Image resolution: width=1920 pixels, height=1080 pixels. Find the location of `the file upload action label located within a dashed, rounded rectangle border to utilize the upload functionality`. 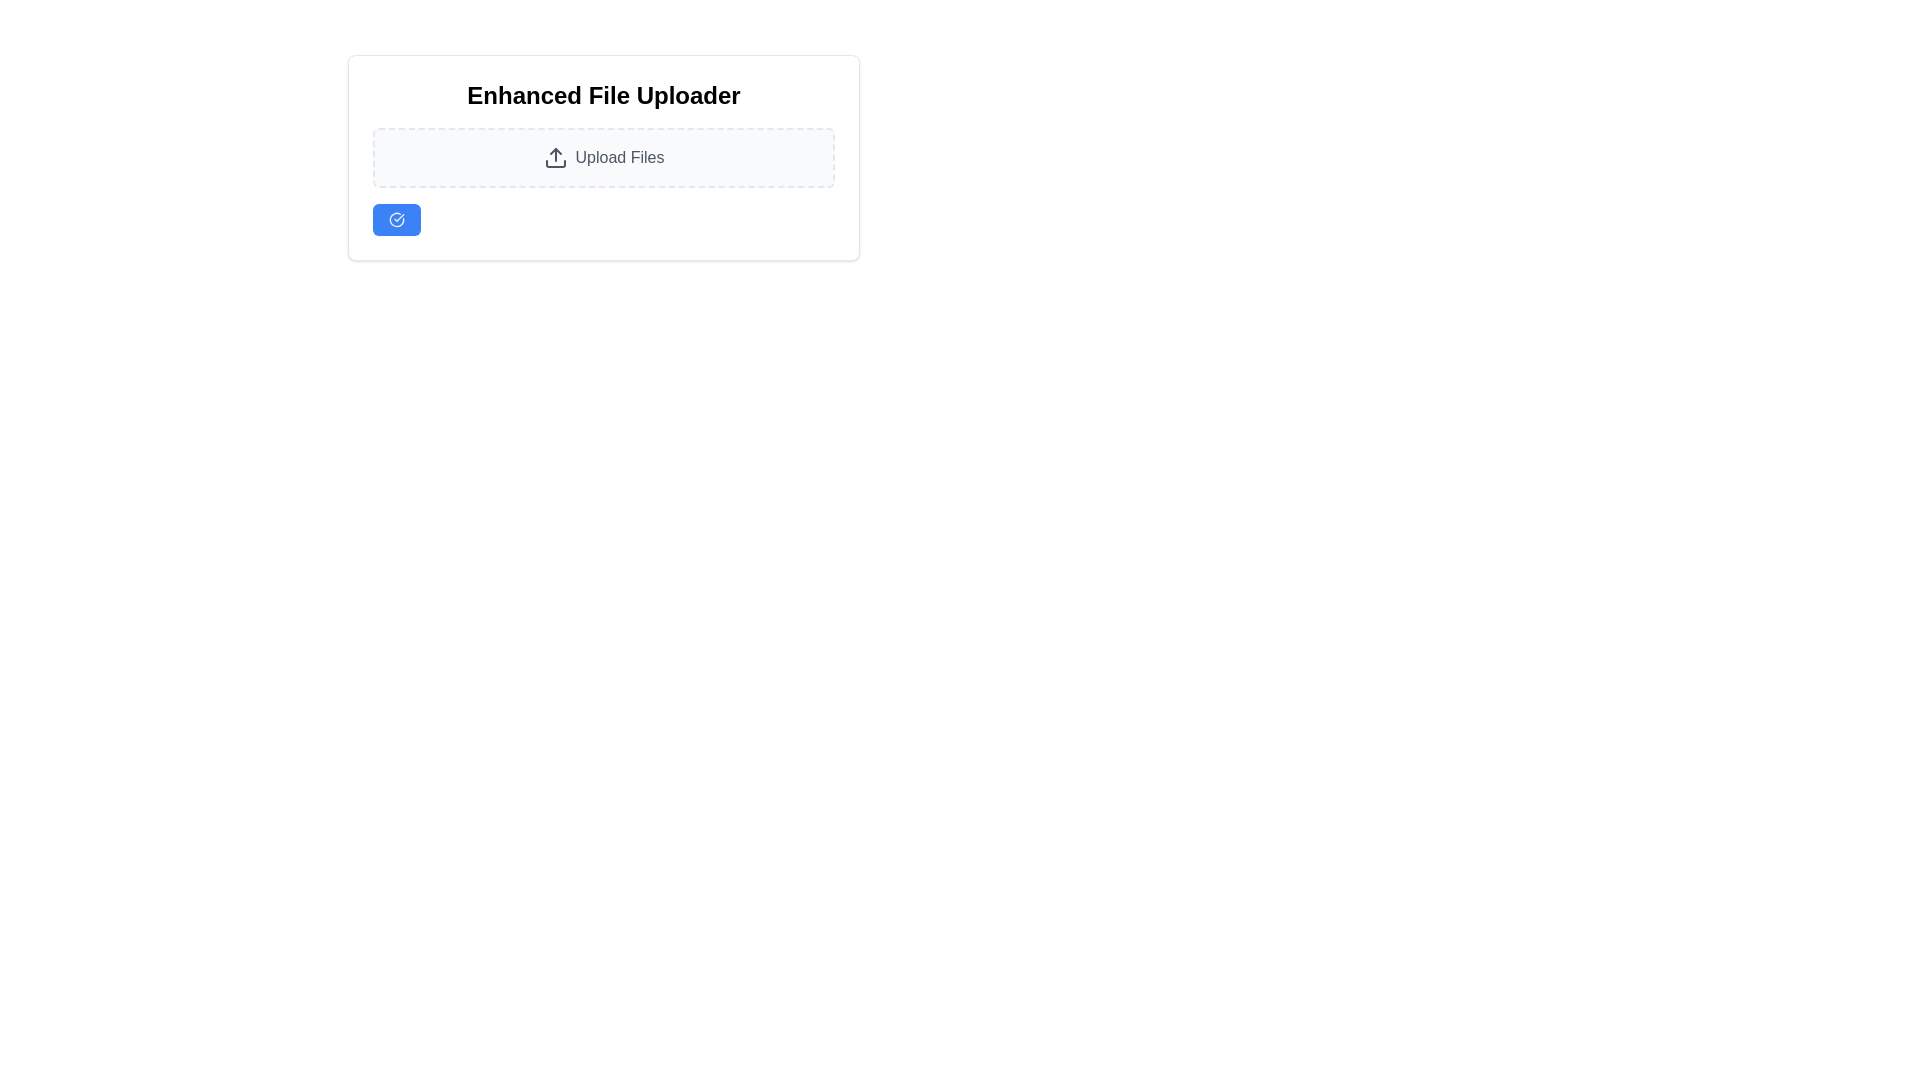

the file upload action label located within a dashed, rounded rectangle border to utilize the upload functionality is located at coordinates (618, 157).